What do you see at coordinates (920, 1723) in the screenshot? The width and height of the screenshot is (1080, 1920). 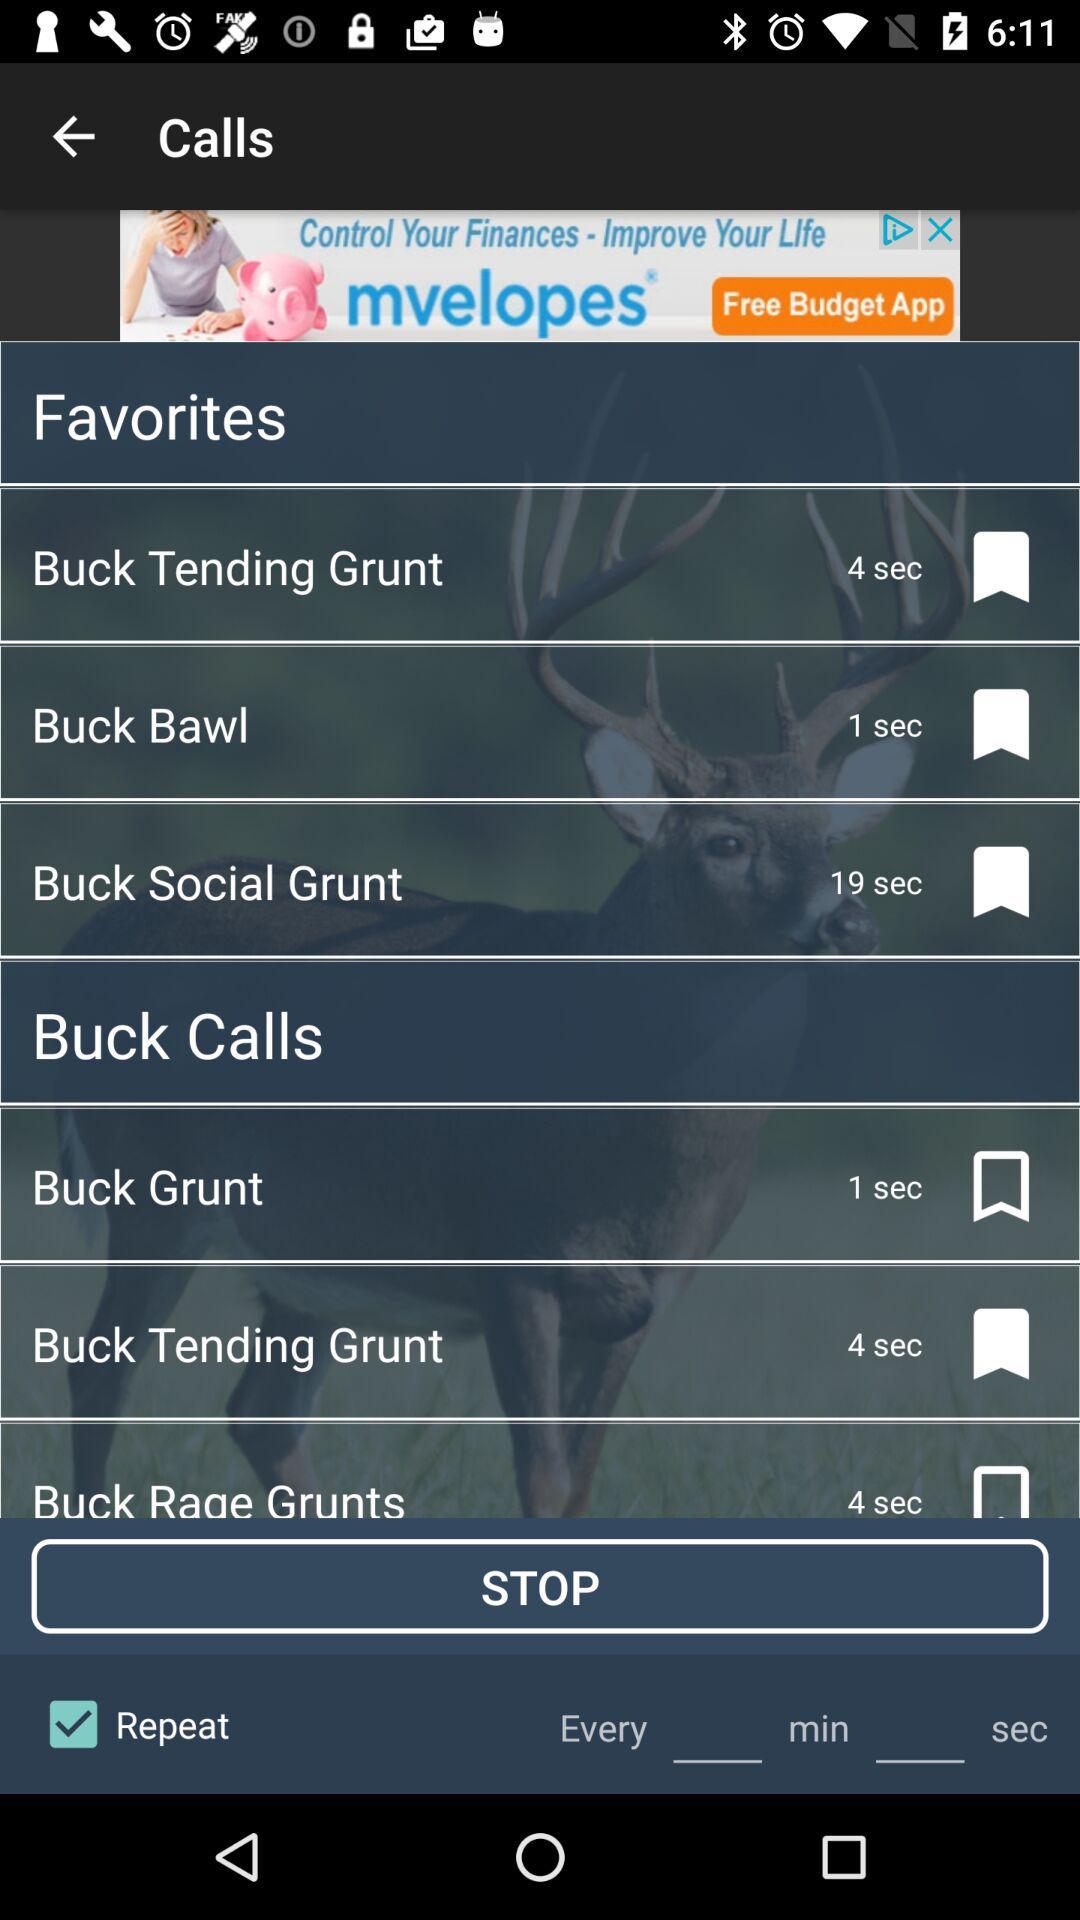 I see `set your time` at bounding box center [920, 1723].